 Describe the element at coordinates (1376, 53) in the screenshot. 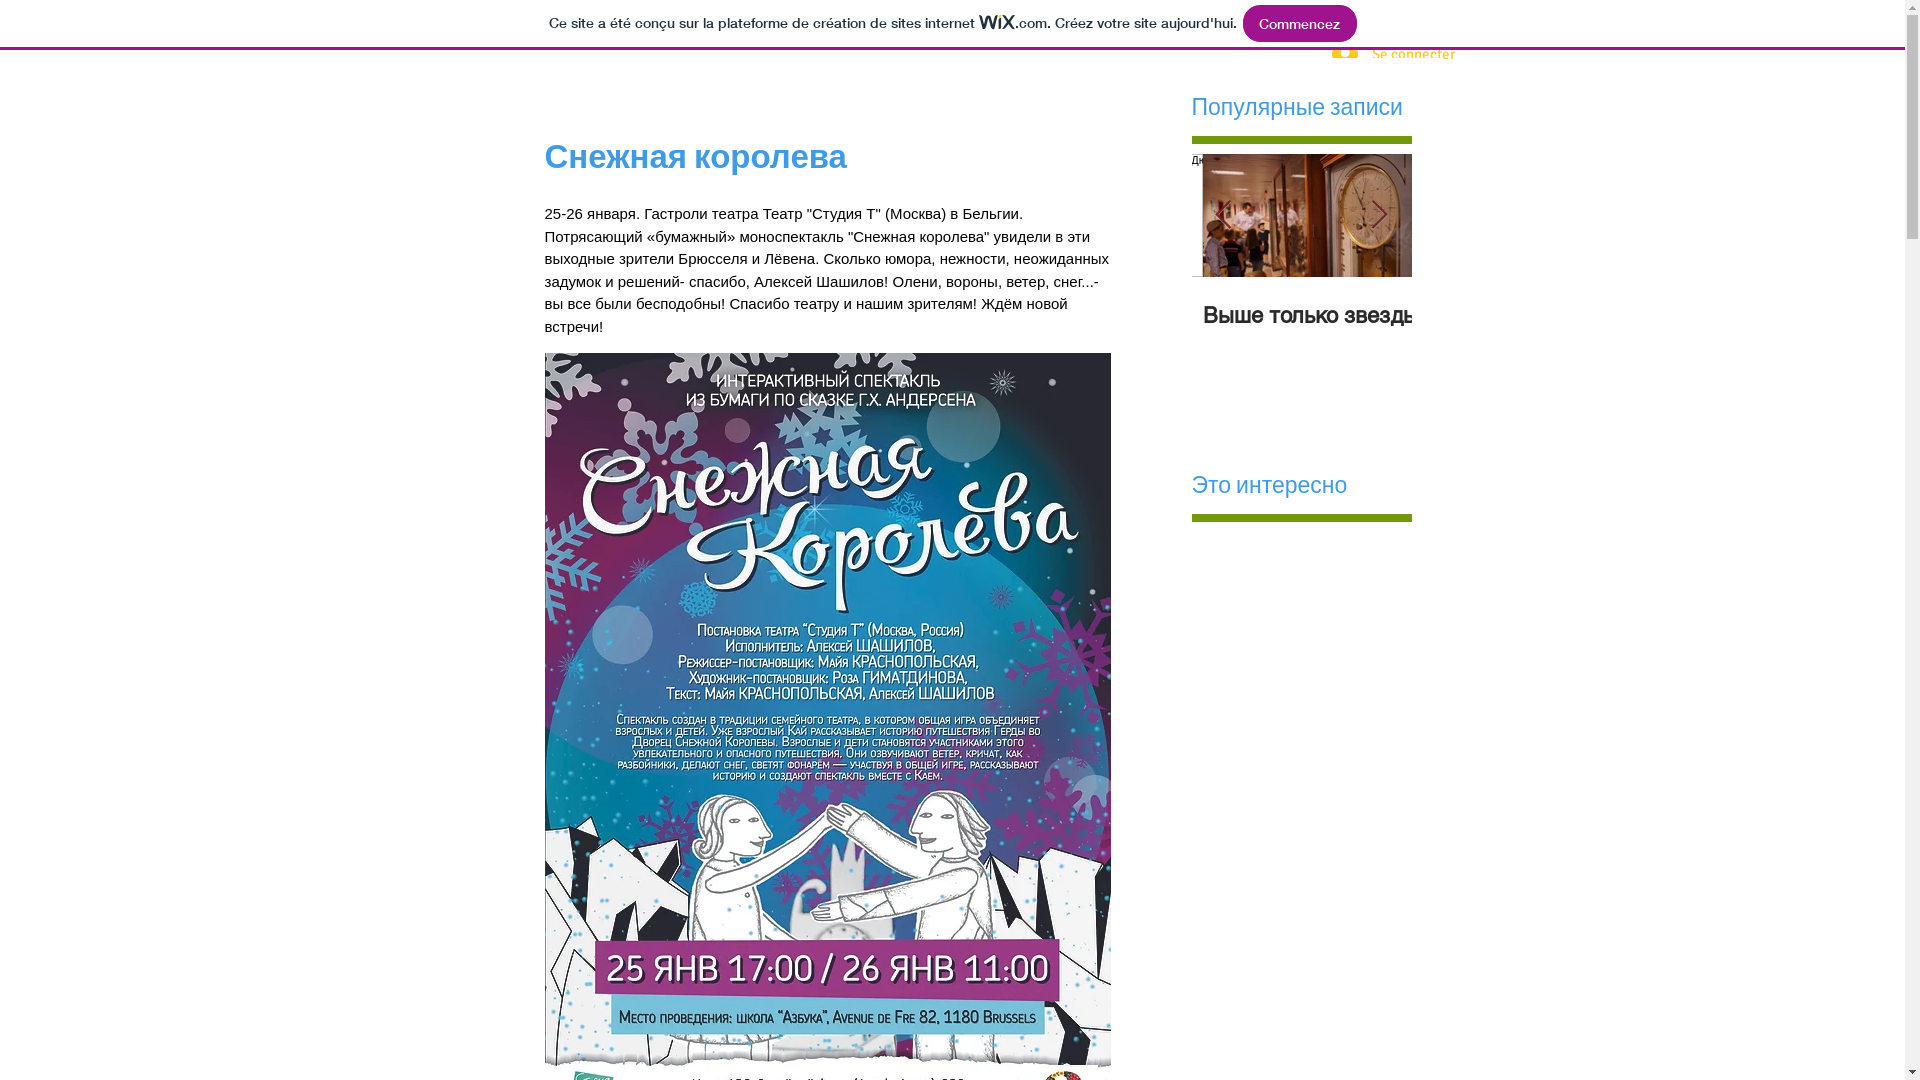

I see `'Se connecter'` at that location.